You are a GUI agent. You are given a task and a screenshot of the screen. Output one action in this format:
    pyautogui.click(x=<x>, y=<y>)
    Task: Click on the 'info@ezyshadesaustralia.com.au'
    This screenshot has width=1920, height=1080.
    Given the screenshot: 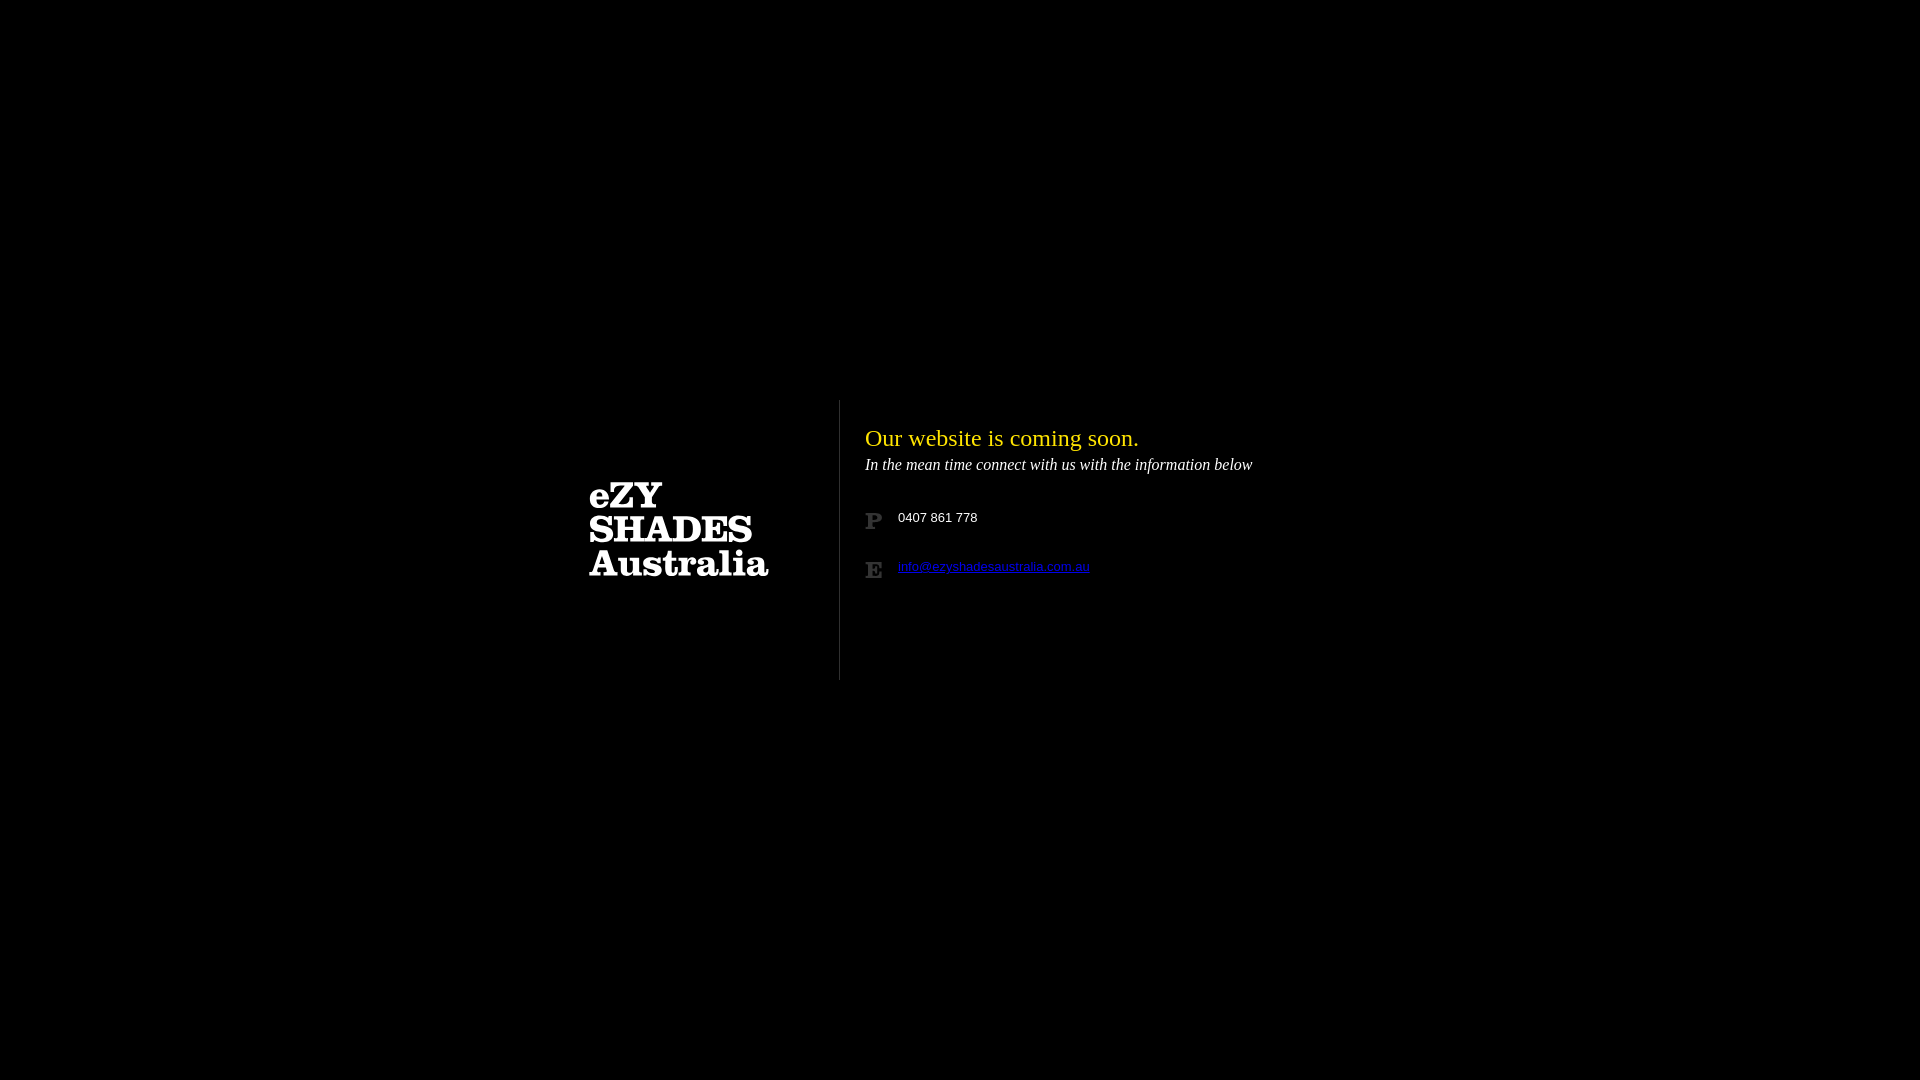 What is the action you would take?
    pyautogui.click(x=896, y=566)
    